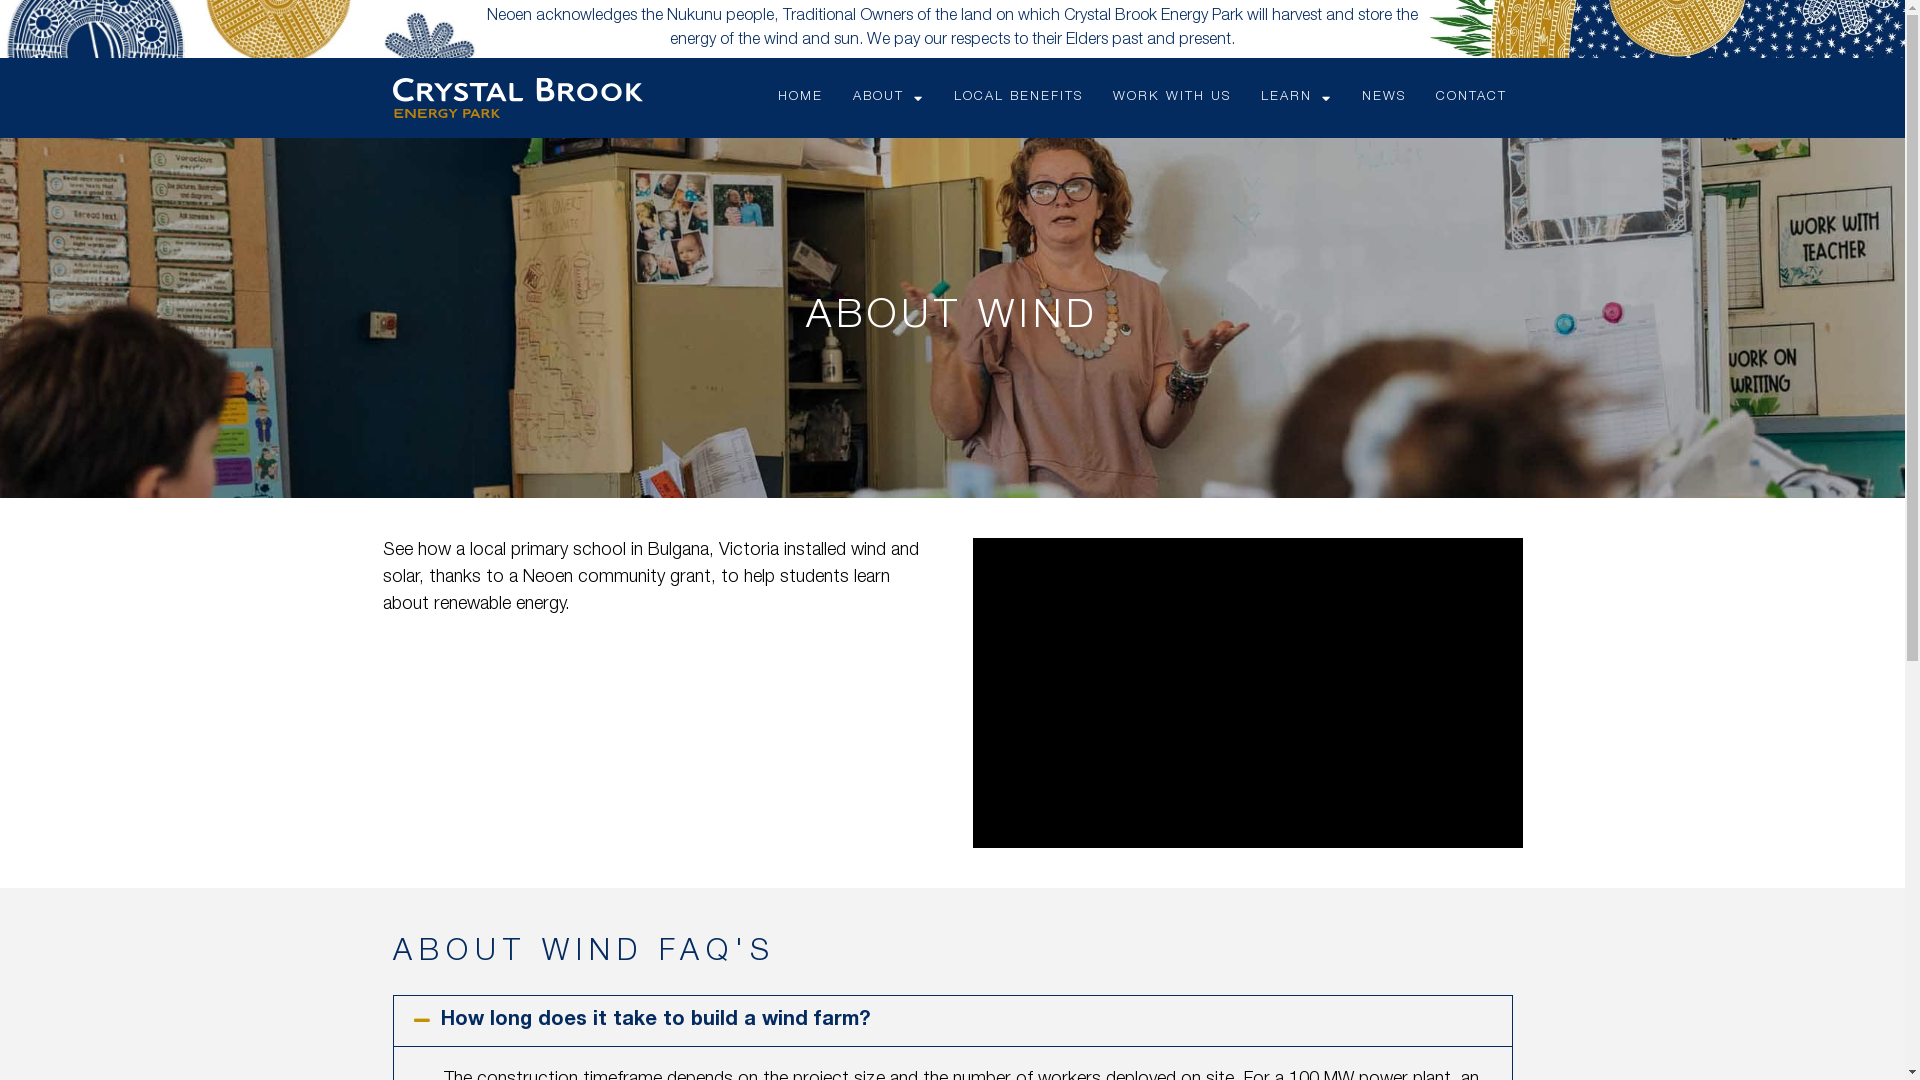 The width and height of the screenshot is (1920, 1080). I want to click on 'vimeo Video Player', so click(1246, 691).